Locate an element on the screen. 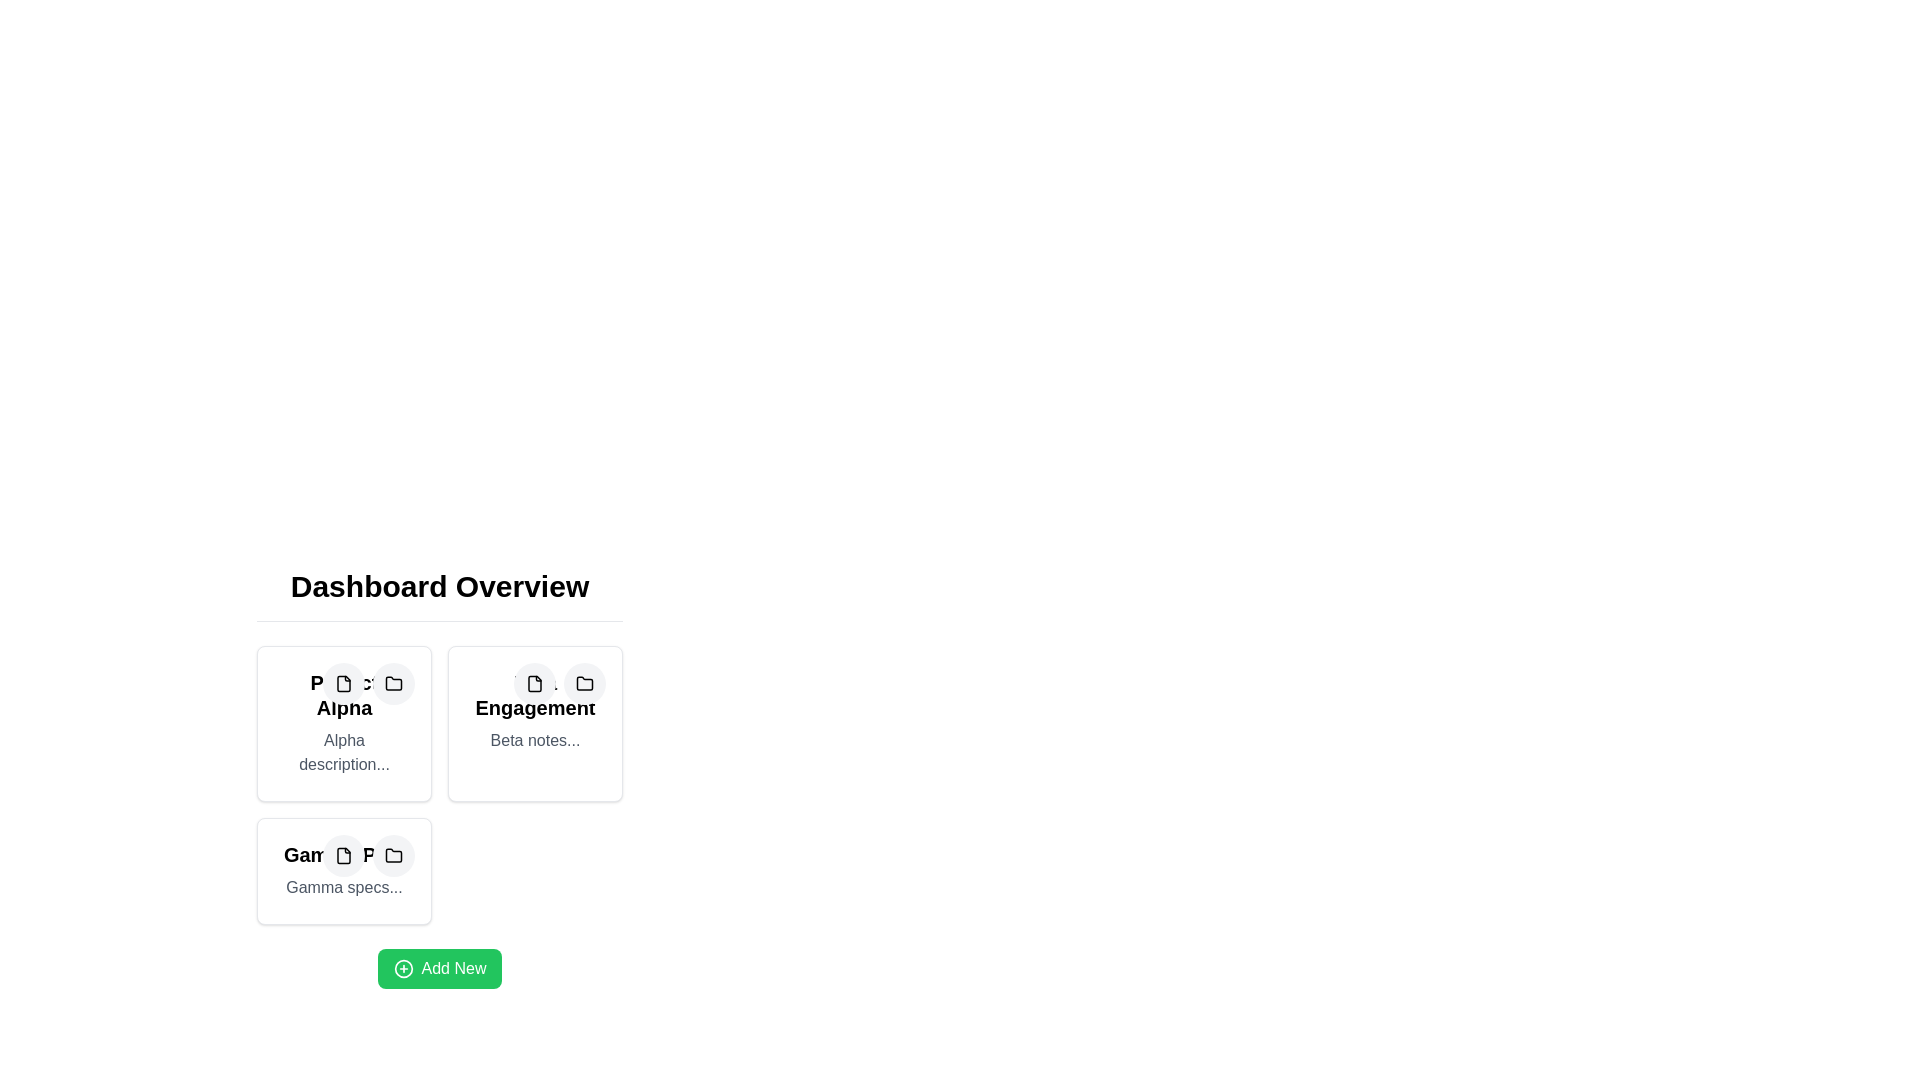  the circular icons representing file and folder functionalities within the 'Gamma Plan' interactive card located in the Dashboard Overview section is located at coordinates (344, 870).